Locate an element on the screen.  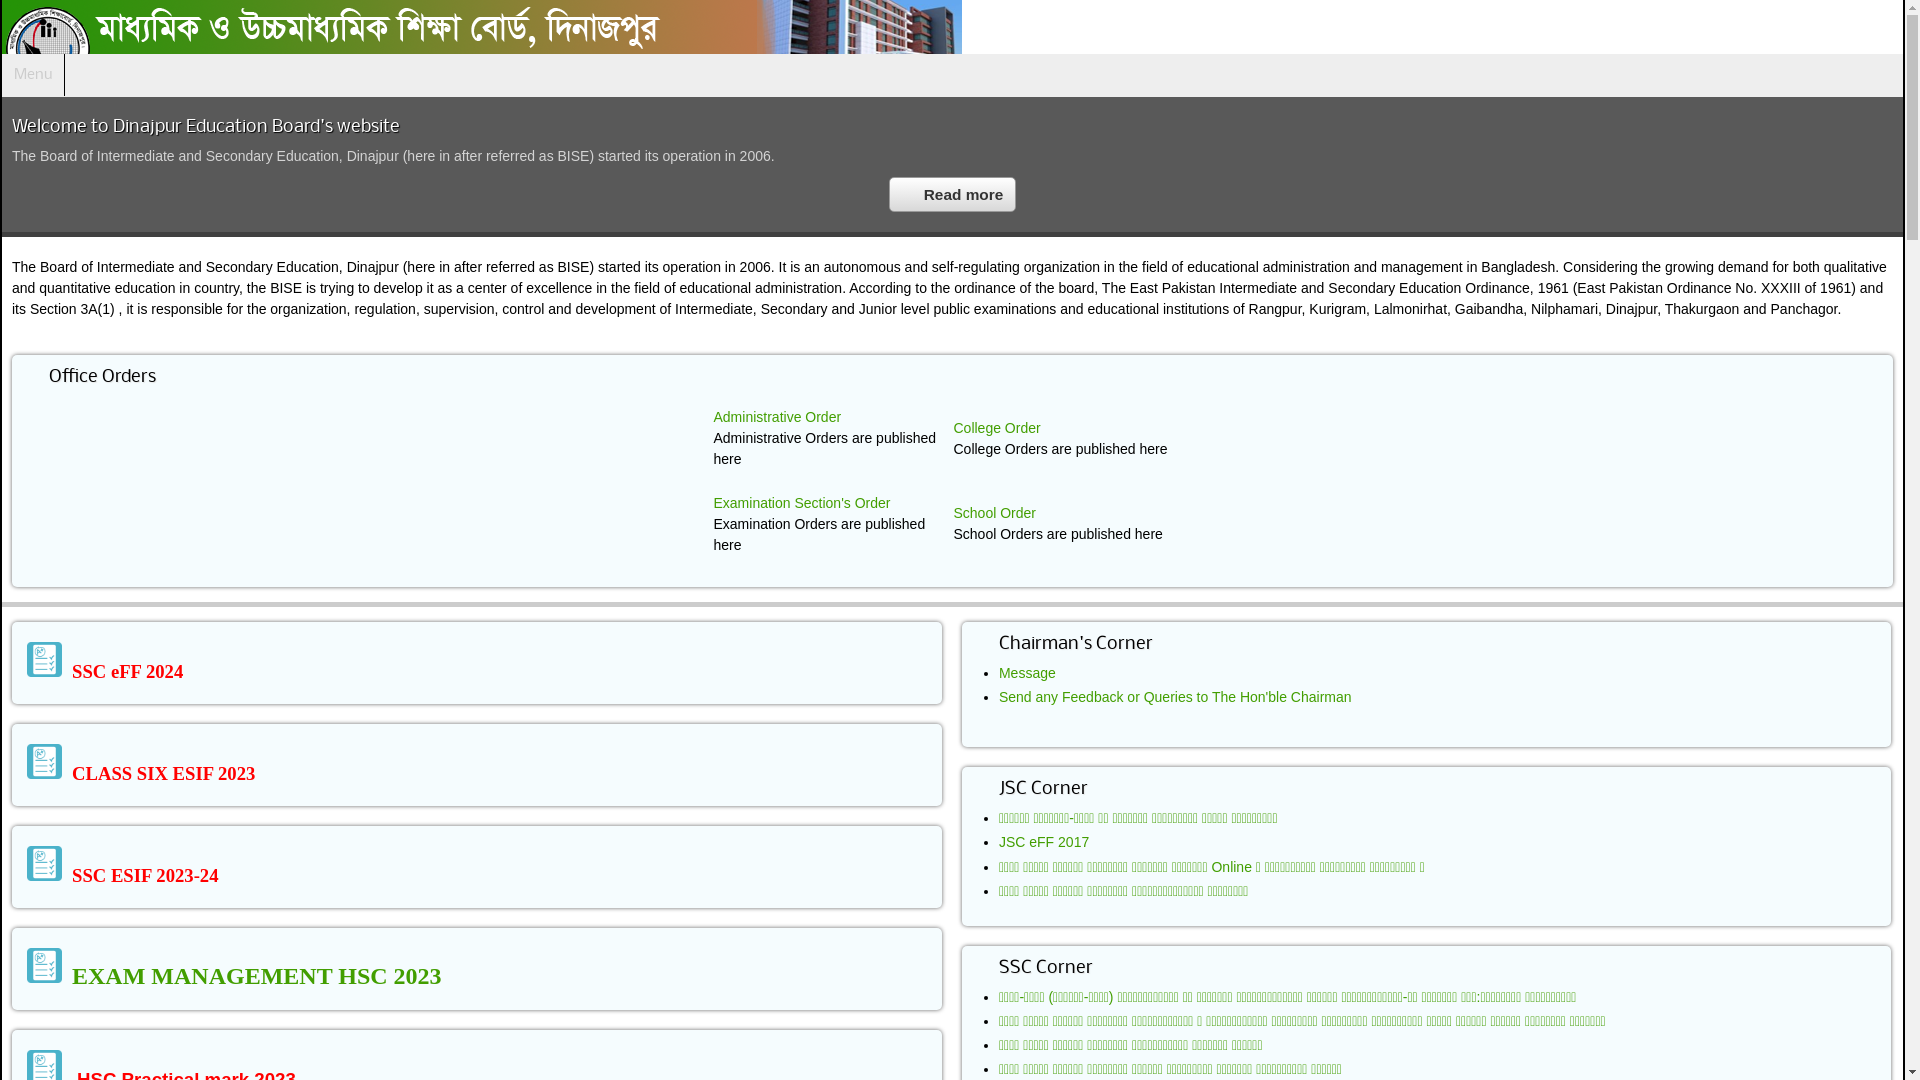
'JSC eFF 2017' is located at coordinates (998, 841).